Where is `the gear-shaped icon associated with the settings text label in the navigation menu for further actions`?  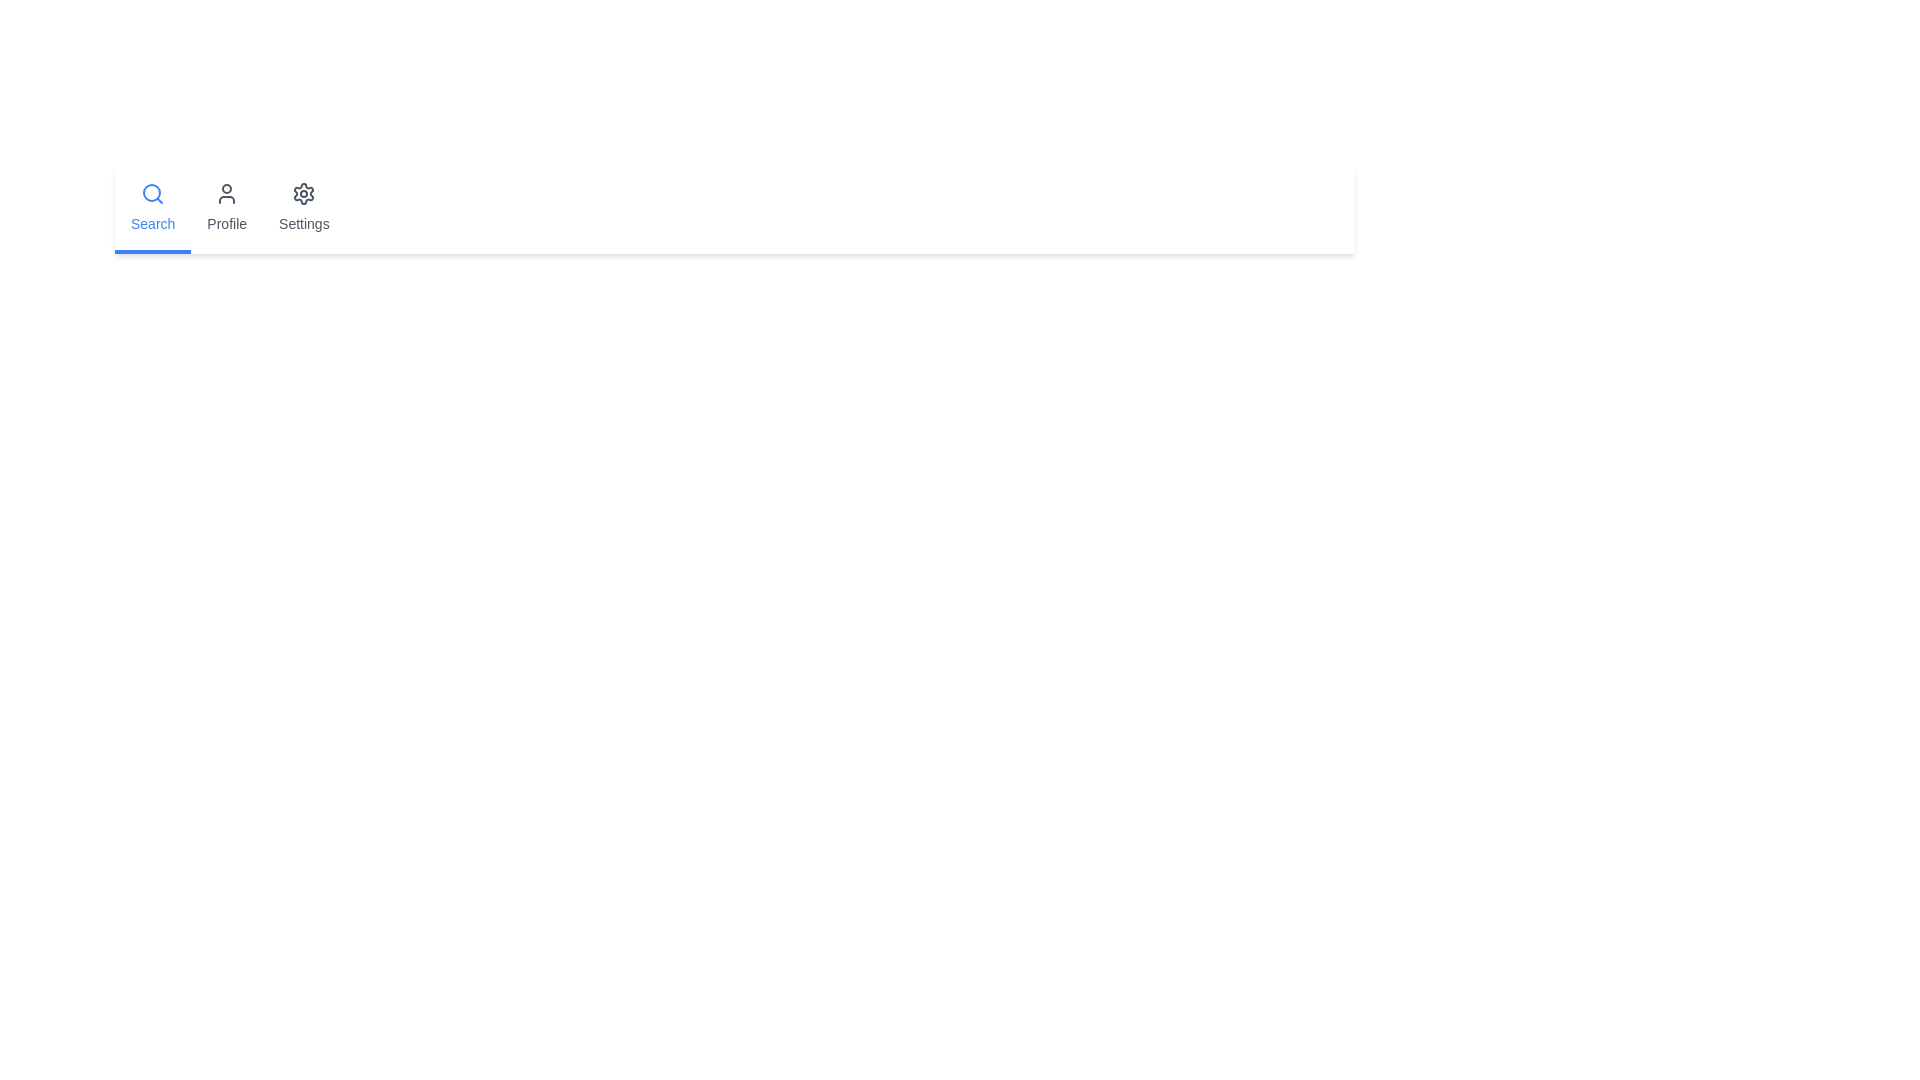
the gear-shaped icon associated with the settings text label in the navigation menu for further actions is located at coordinates (302, 223).